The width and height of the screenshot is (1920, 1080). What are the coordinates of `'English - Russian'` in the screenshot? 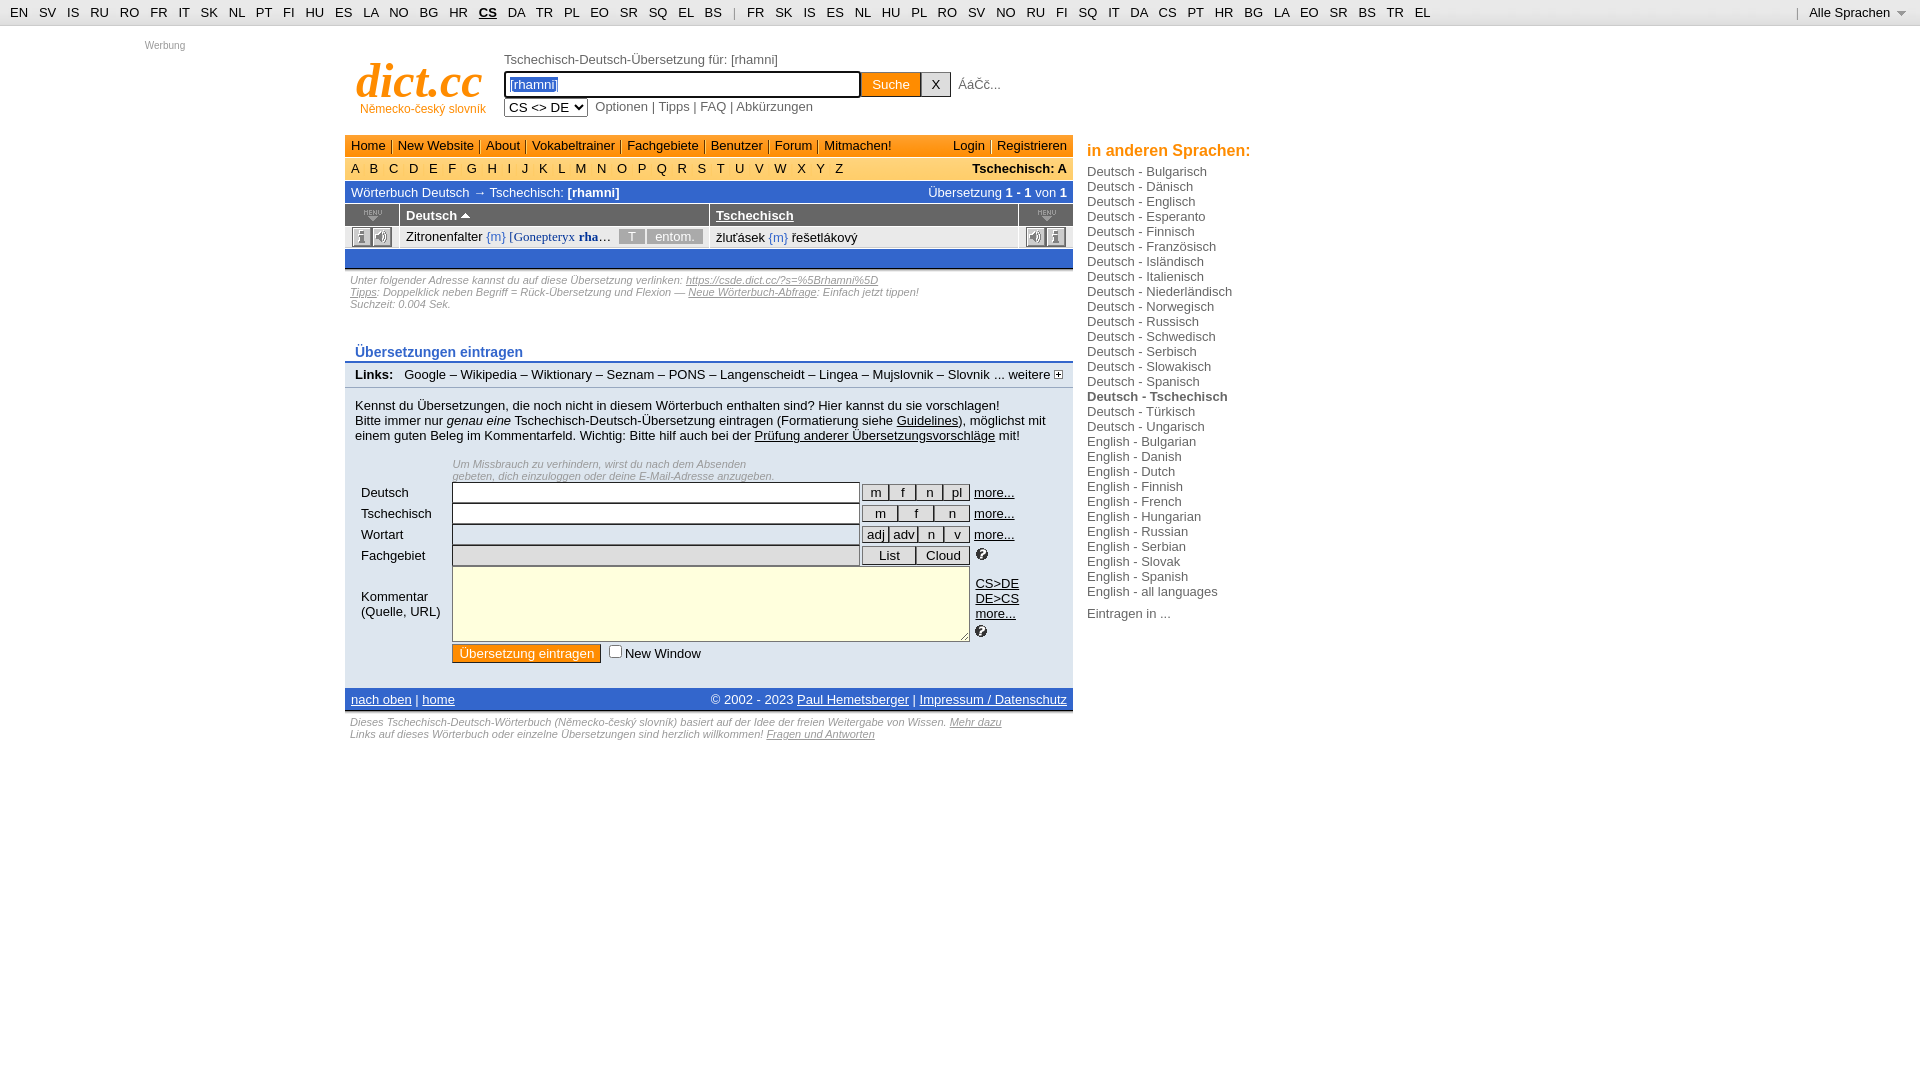 It's located at (1137, 530).